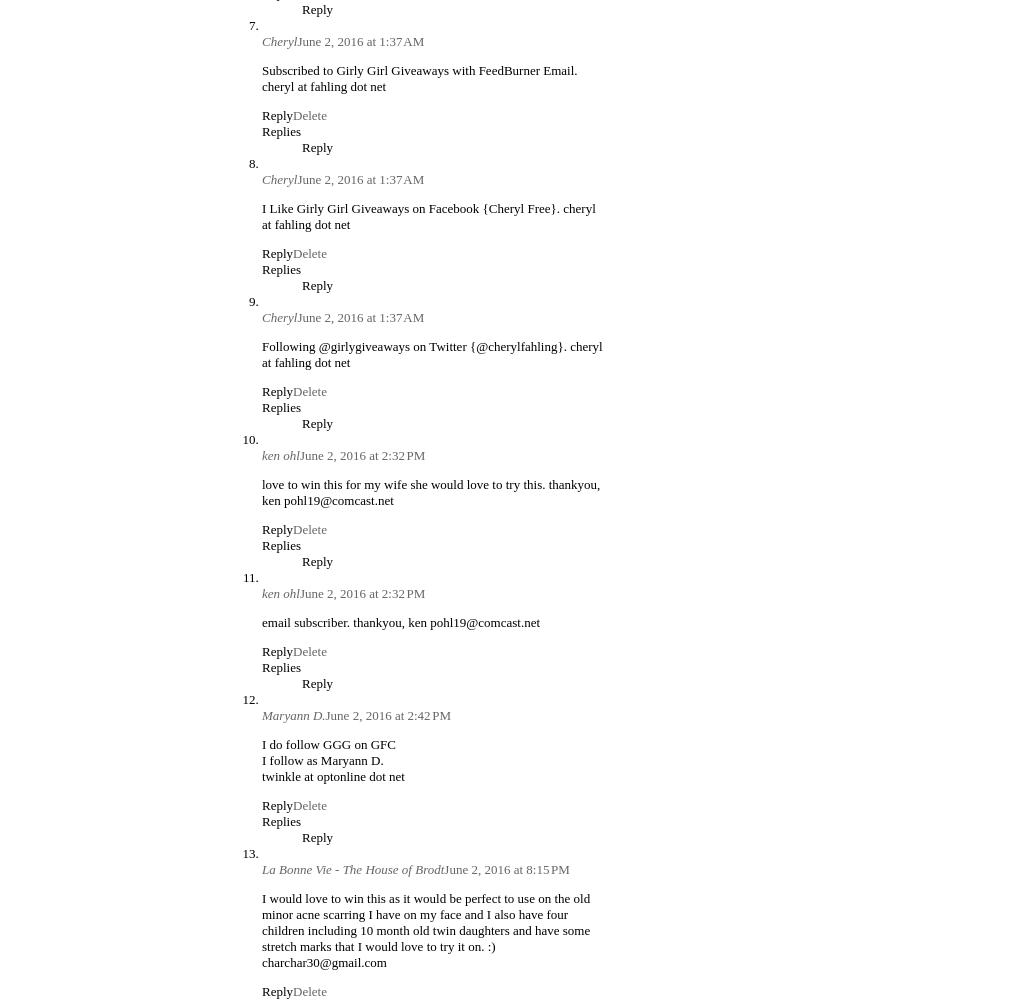  I want to click on 'I would love to win this as it would be perfect to use on the old minor acne scarring I have on my face and I also have four children including 10 month old twin daughters and have some stretch marks that I would love to try it on. :)', so click(424, 920).